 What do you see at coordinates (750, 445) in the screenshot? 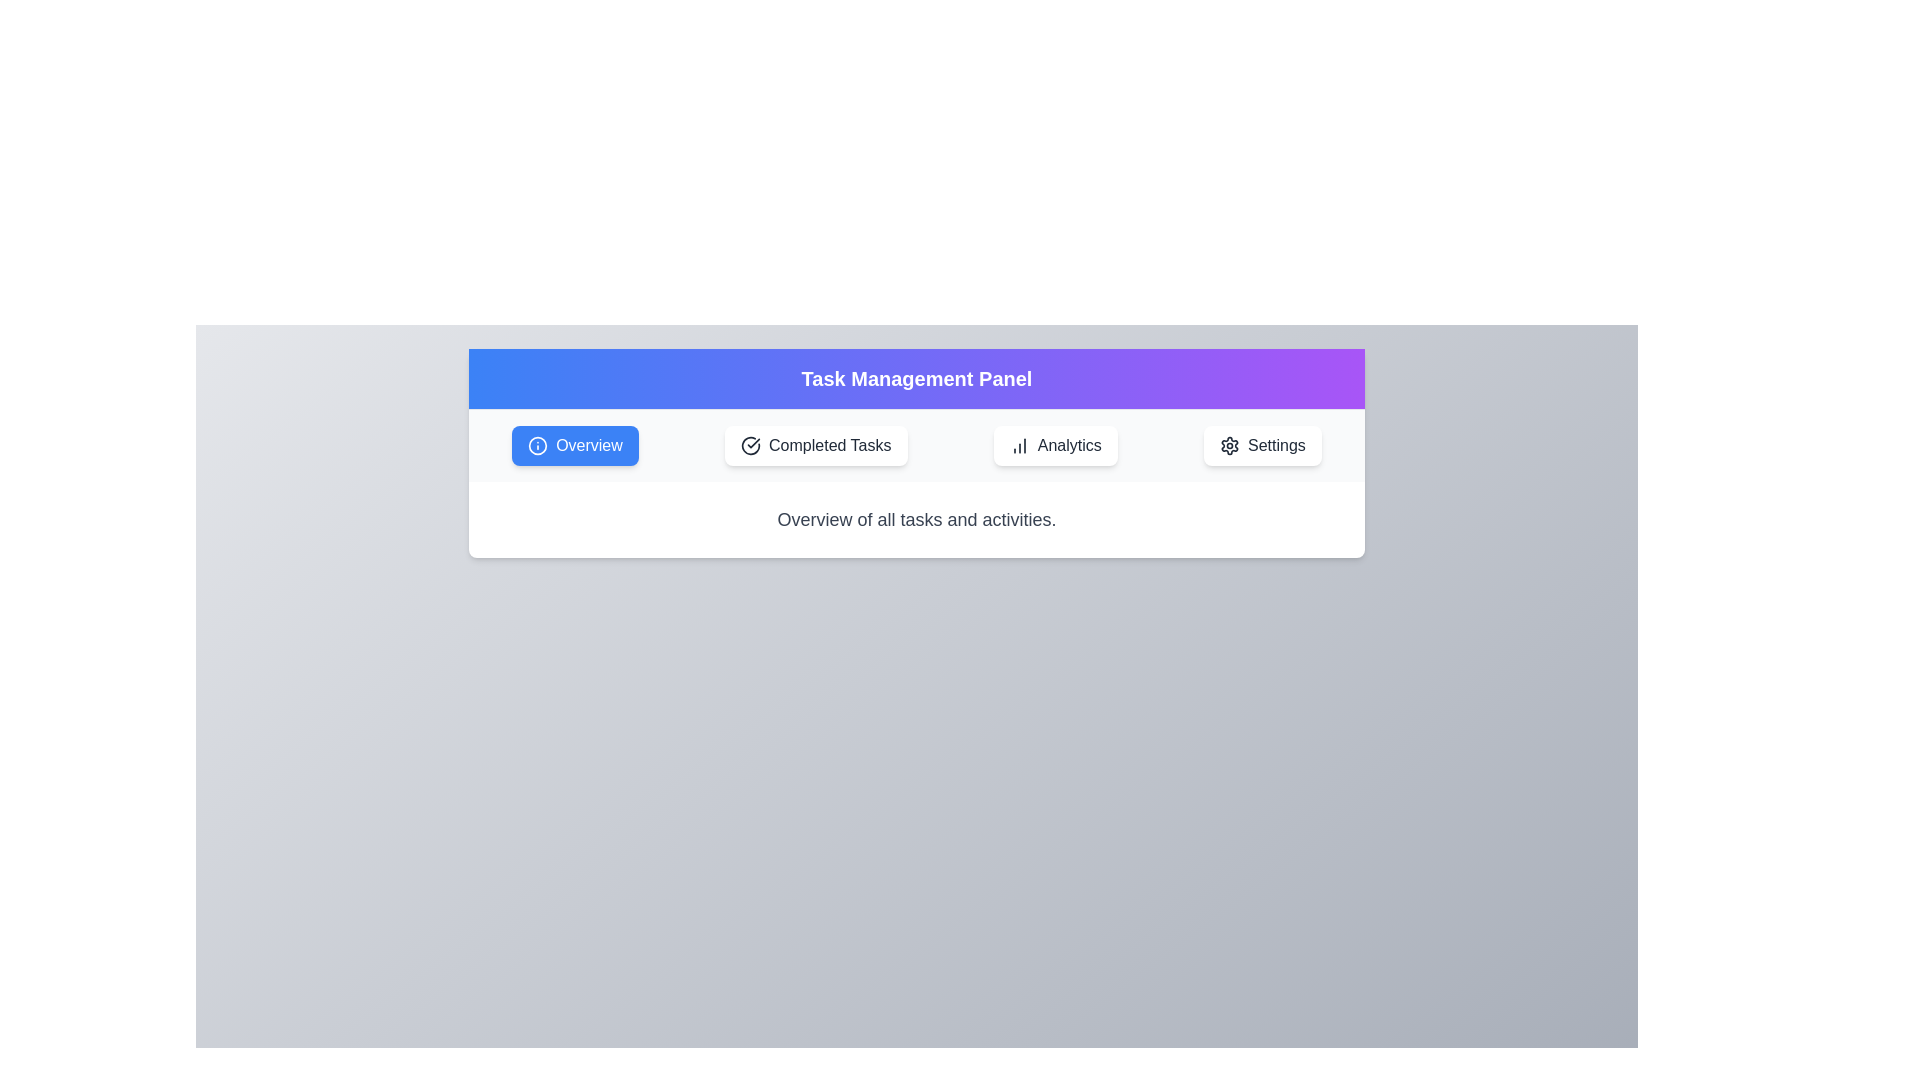
I see `the 'Completed Tasks' button that contains the checkmark icon, which indicates the completion status of tasks` at bounding box center [750, 445].